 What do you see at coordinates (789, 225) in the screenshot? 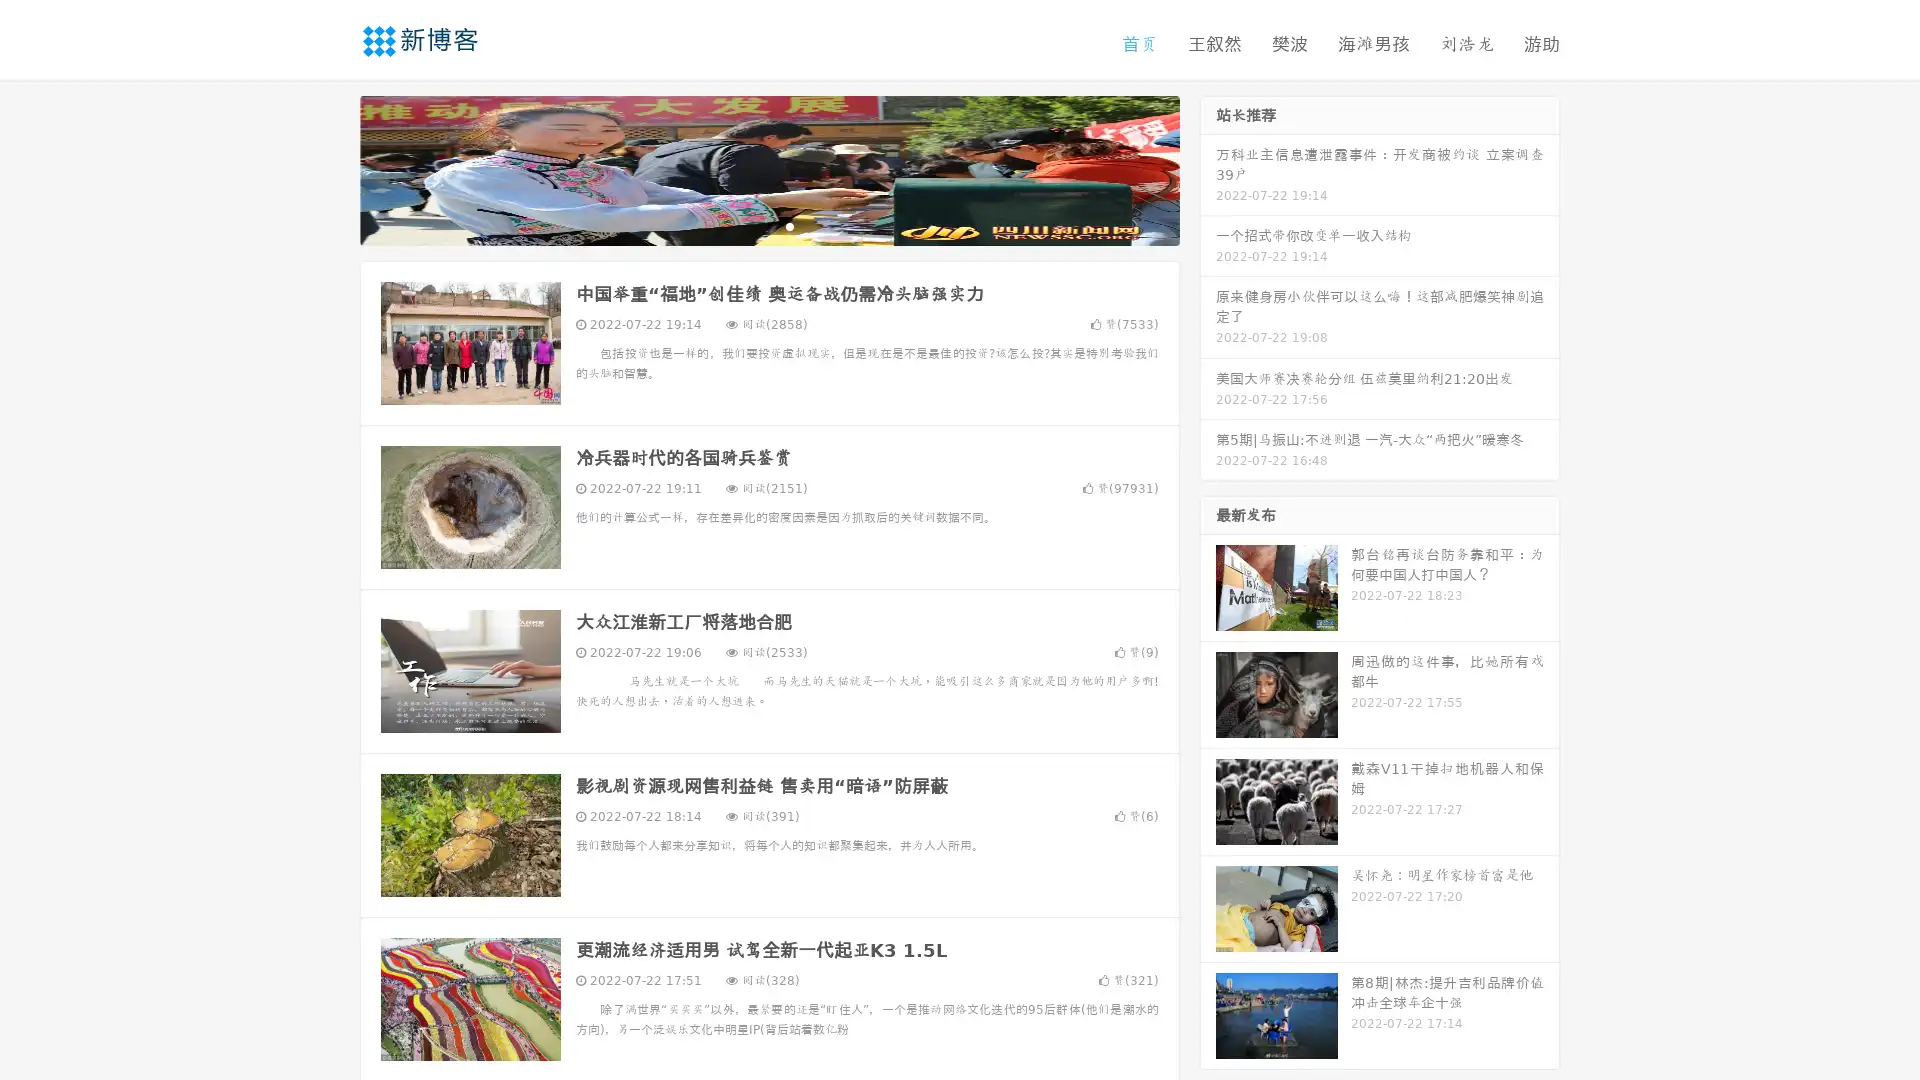
I see `Go to slide 3` at bounding box center [789, 225].